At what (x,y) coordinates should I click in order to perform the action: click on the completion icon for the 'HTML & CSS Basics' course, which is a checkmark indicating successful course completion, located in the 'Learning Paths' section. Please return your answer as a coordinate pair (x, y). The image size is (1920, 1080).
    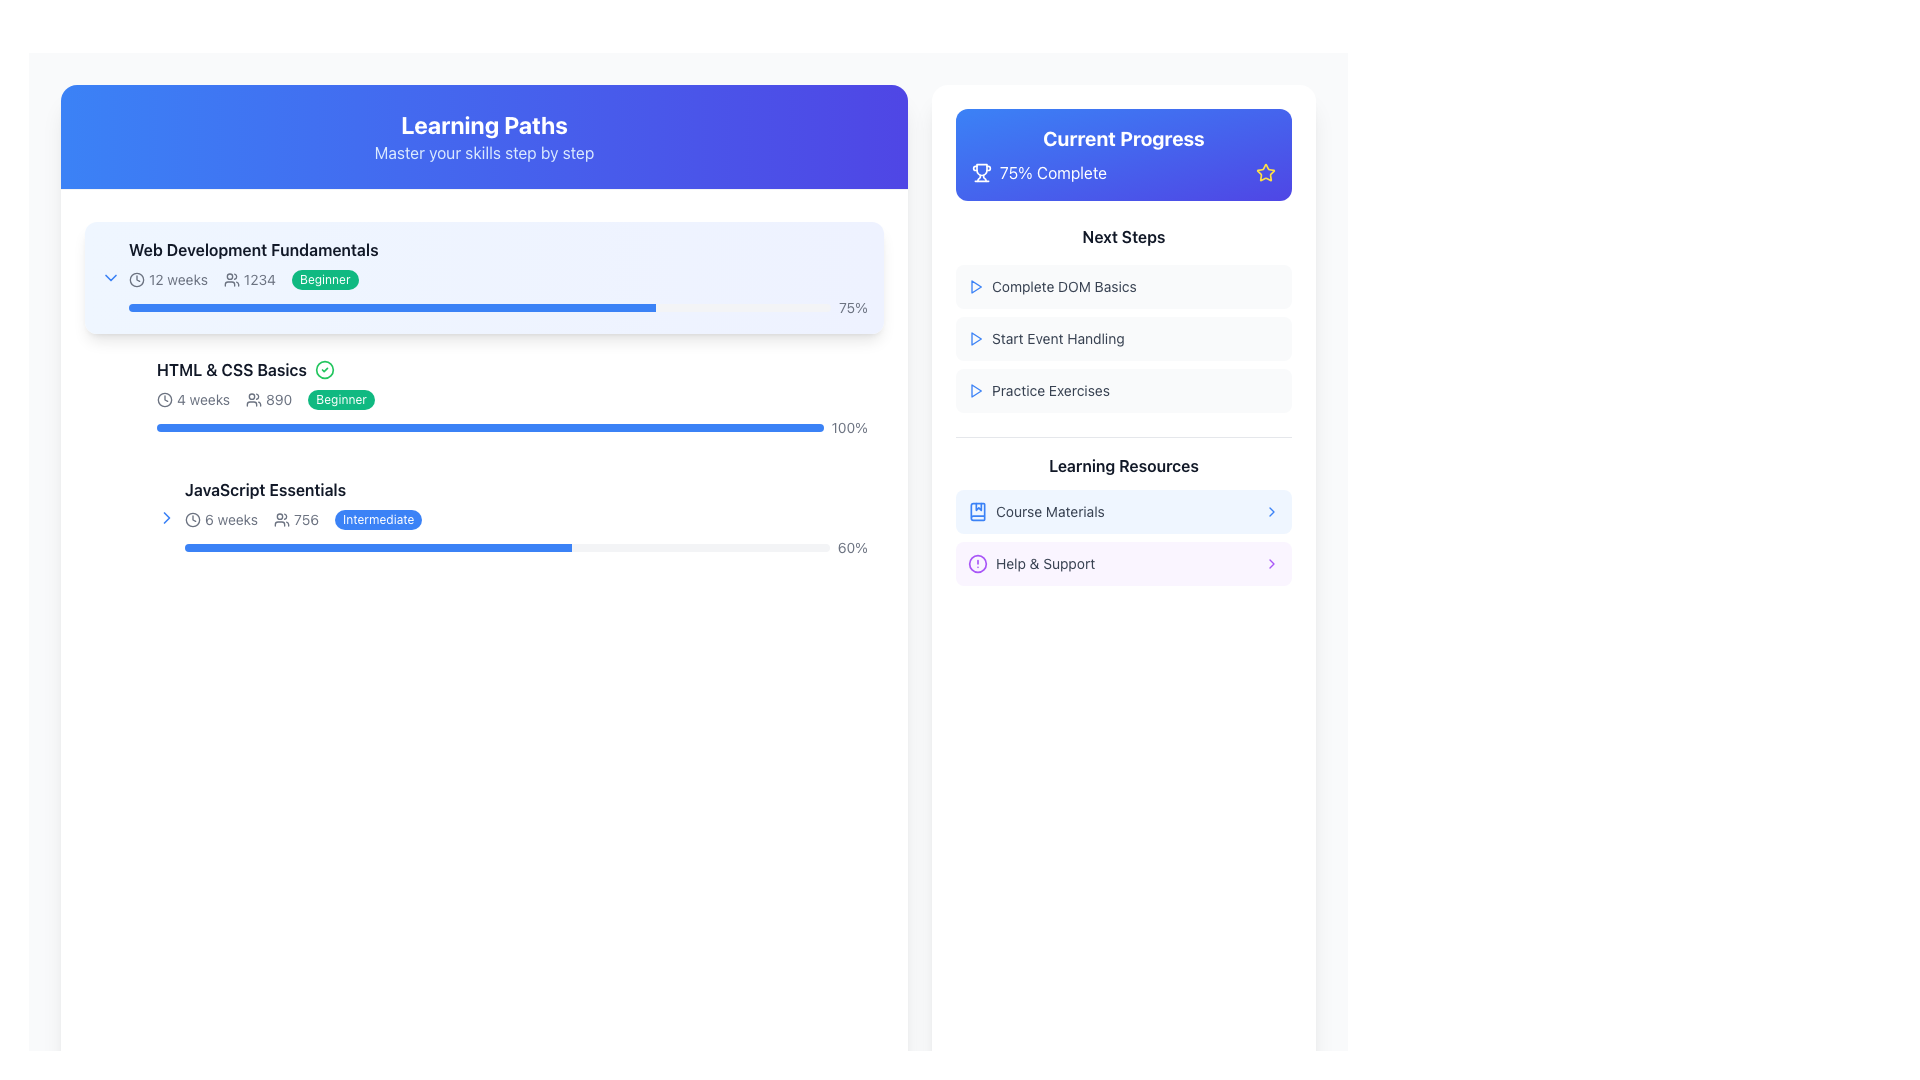
    Looking at the image, I should click on (325, 370).